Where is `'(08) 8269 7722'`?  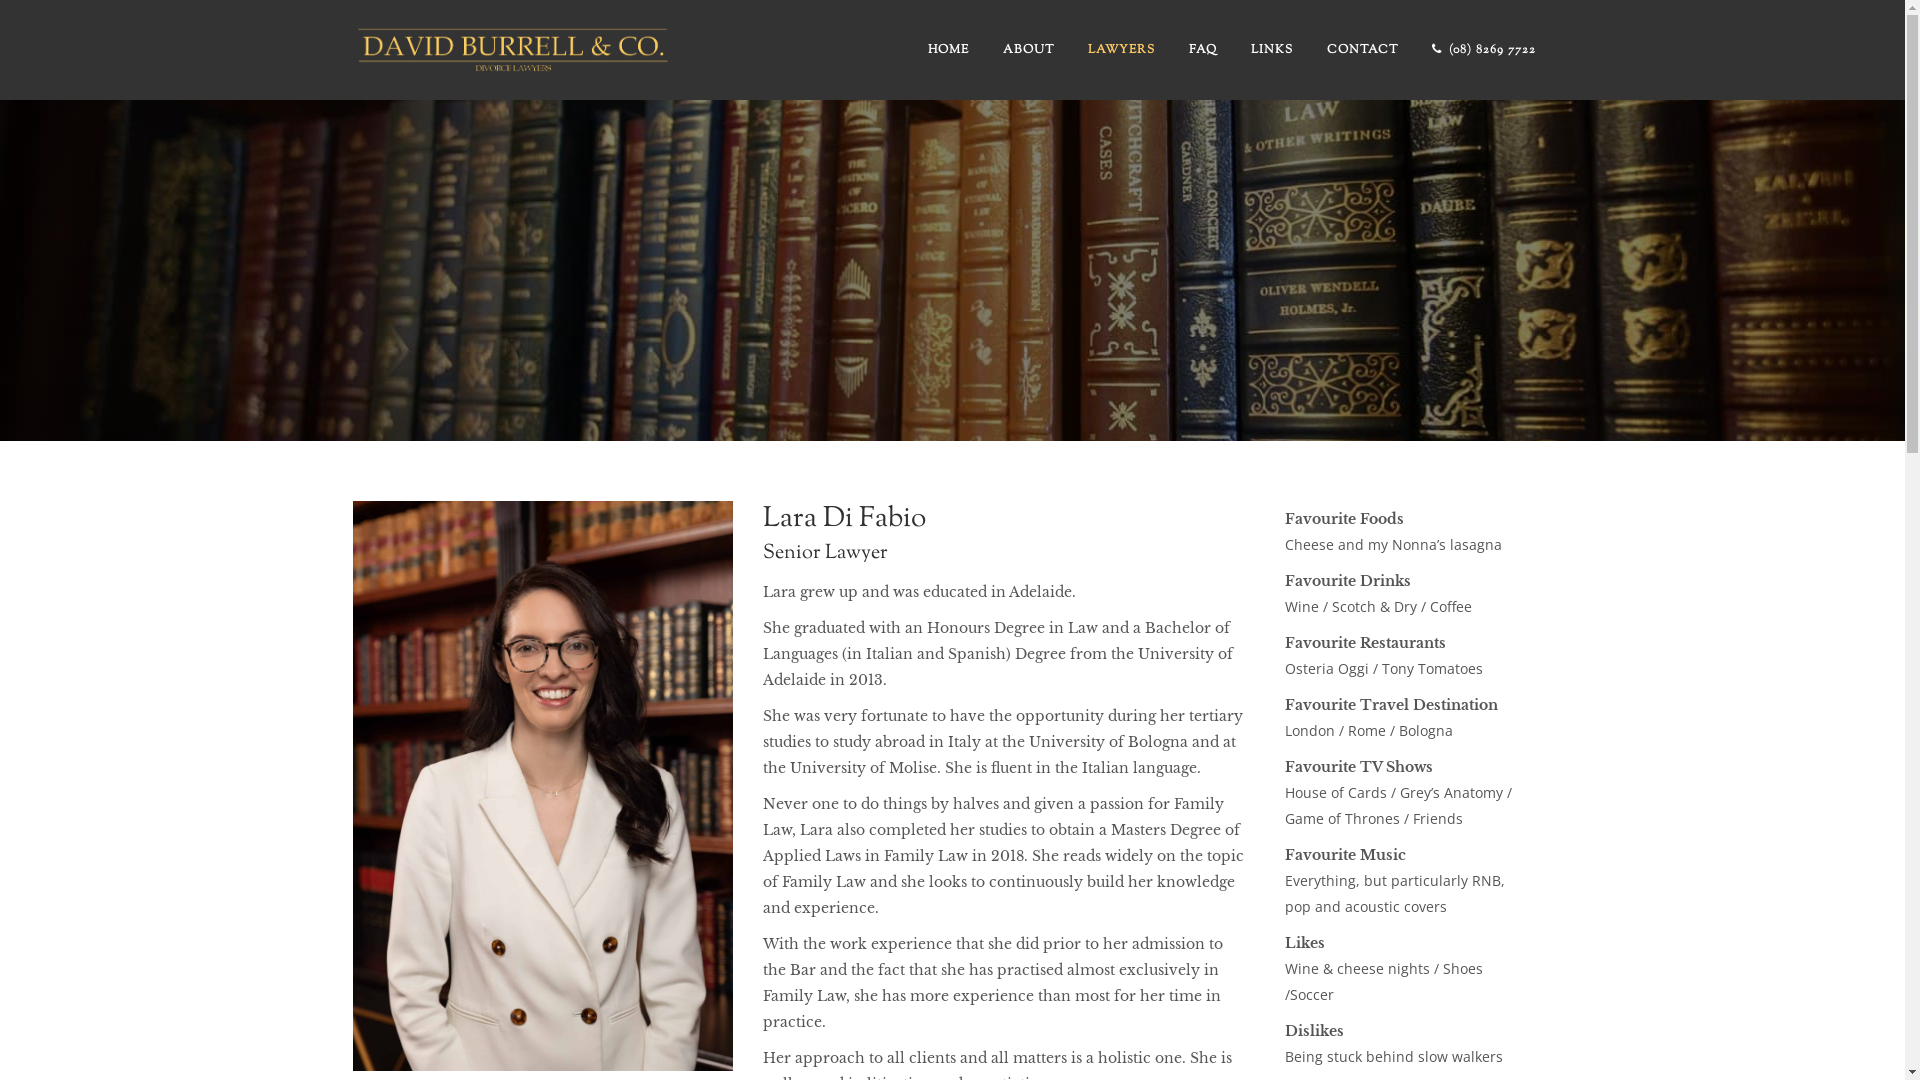 '(08) 8269 7722' is located at coordinates (1483, 49).